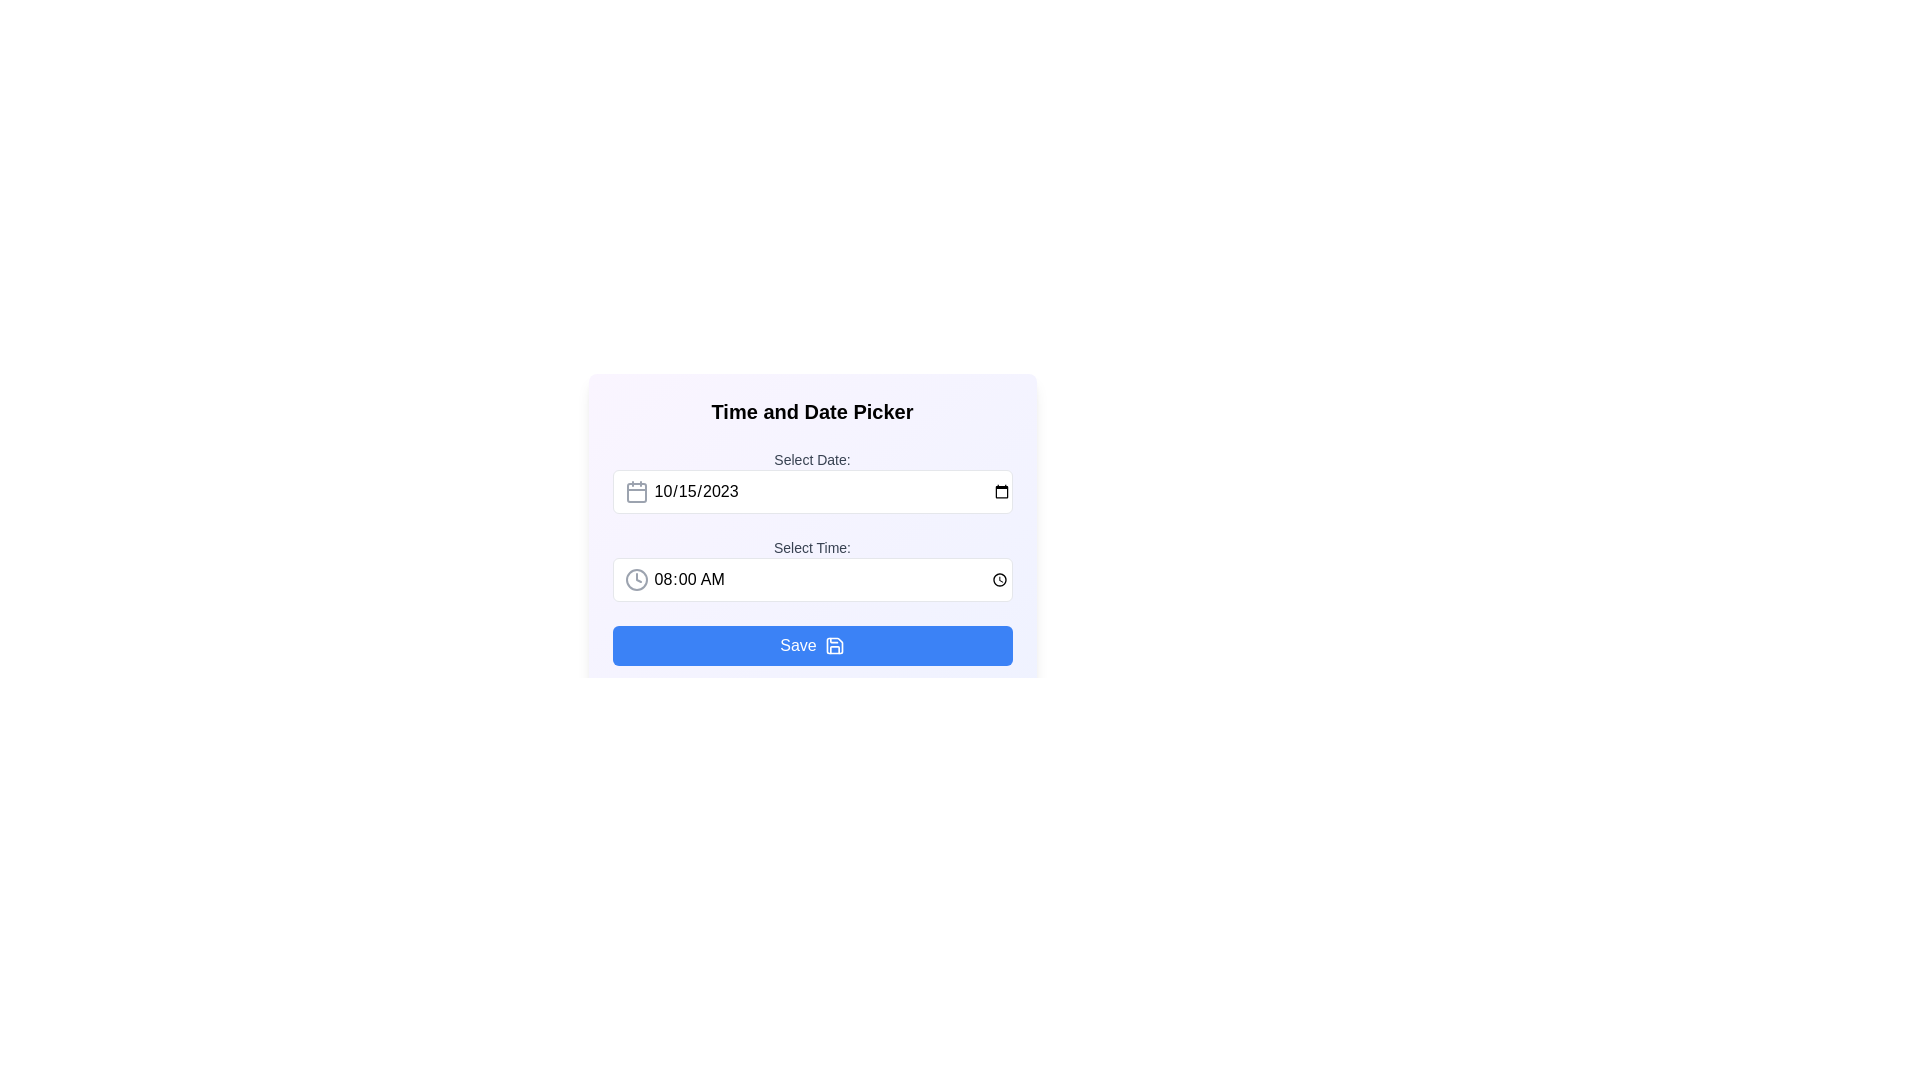 Image resolution: width=1920 pixels, height=1080 pixels. I want to click on the decorative graphical element within the SVG-based calendar icon that is visually centered and adjacent to the 'Select Date' input field, so click(635, 493).